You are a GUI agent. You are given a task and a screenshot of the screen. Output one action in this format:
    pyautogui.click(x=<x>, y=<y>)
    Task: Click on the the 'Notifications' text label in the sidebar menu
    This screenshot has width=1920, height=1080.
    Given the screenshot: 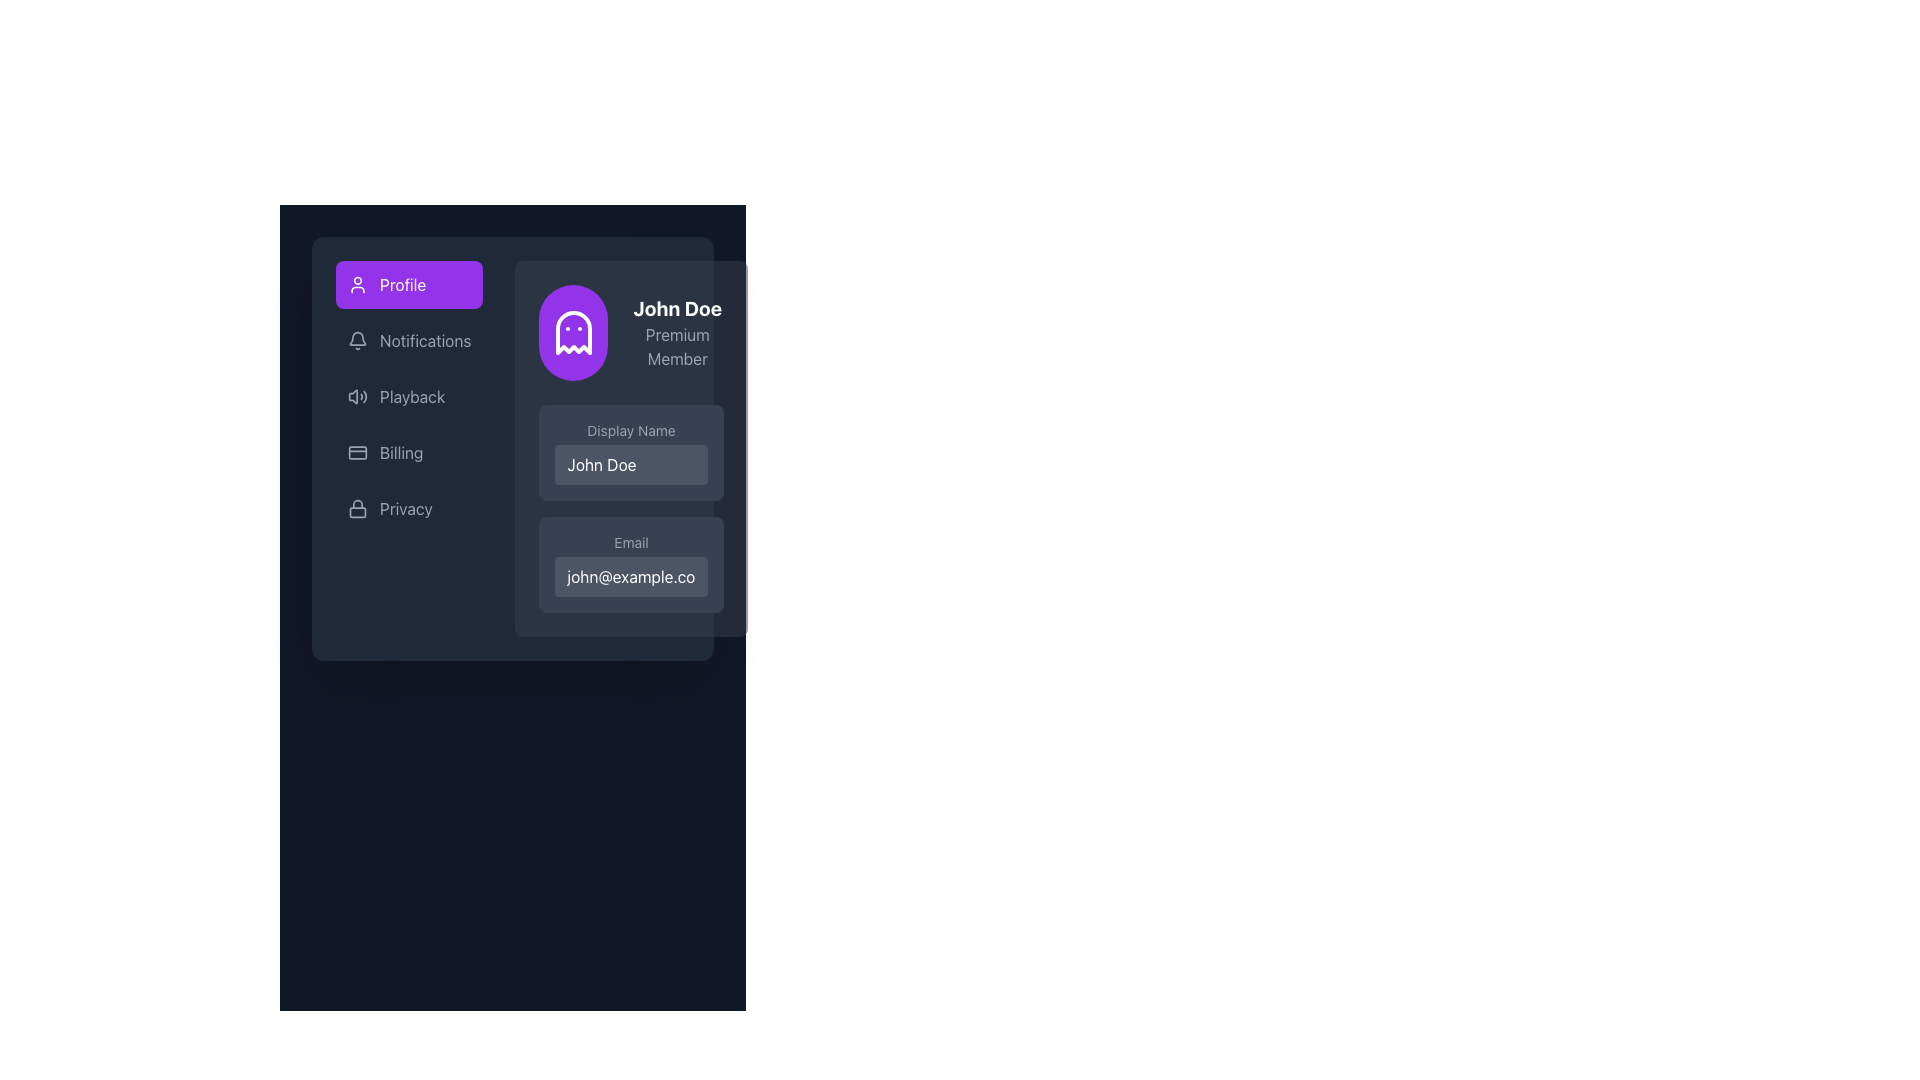 What is the action you would take?
    pyautogui.click(x=424, y=339)
    